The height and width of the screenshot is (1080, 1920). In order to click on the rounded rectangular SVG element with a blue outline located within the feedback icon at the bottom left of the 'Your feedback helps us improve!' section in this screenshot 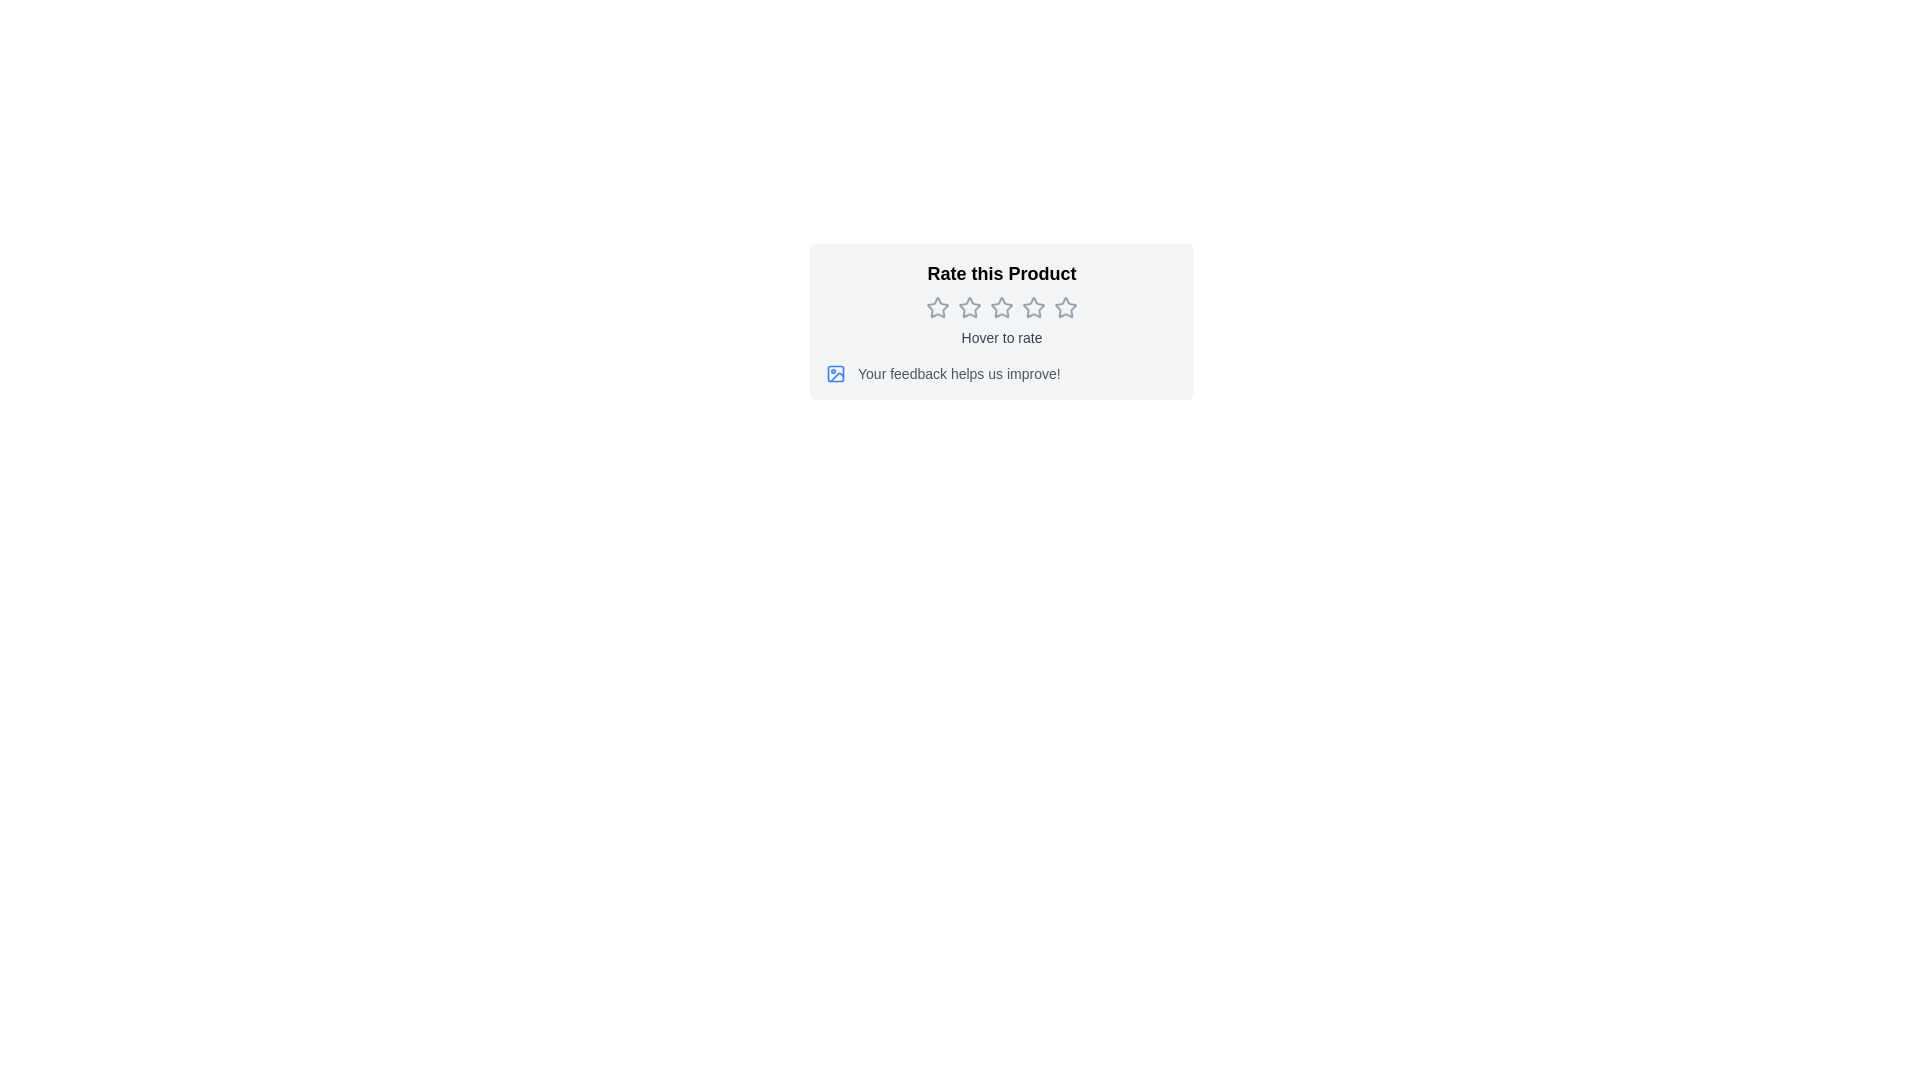, I will do `click(835, 374)`.